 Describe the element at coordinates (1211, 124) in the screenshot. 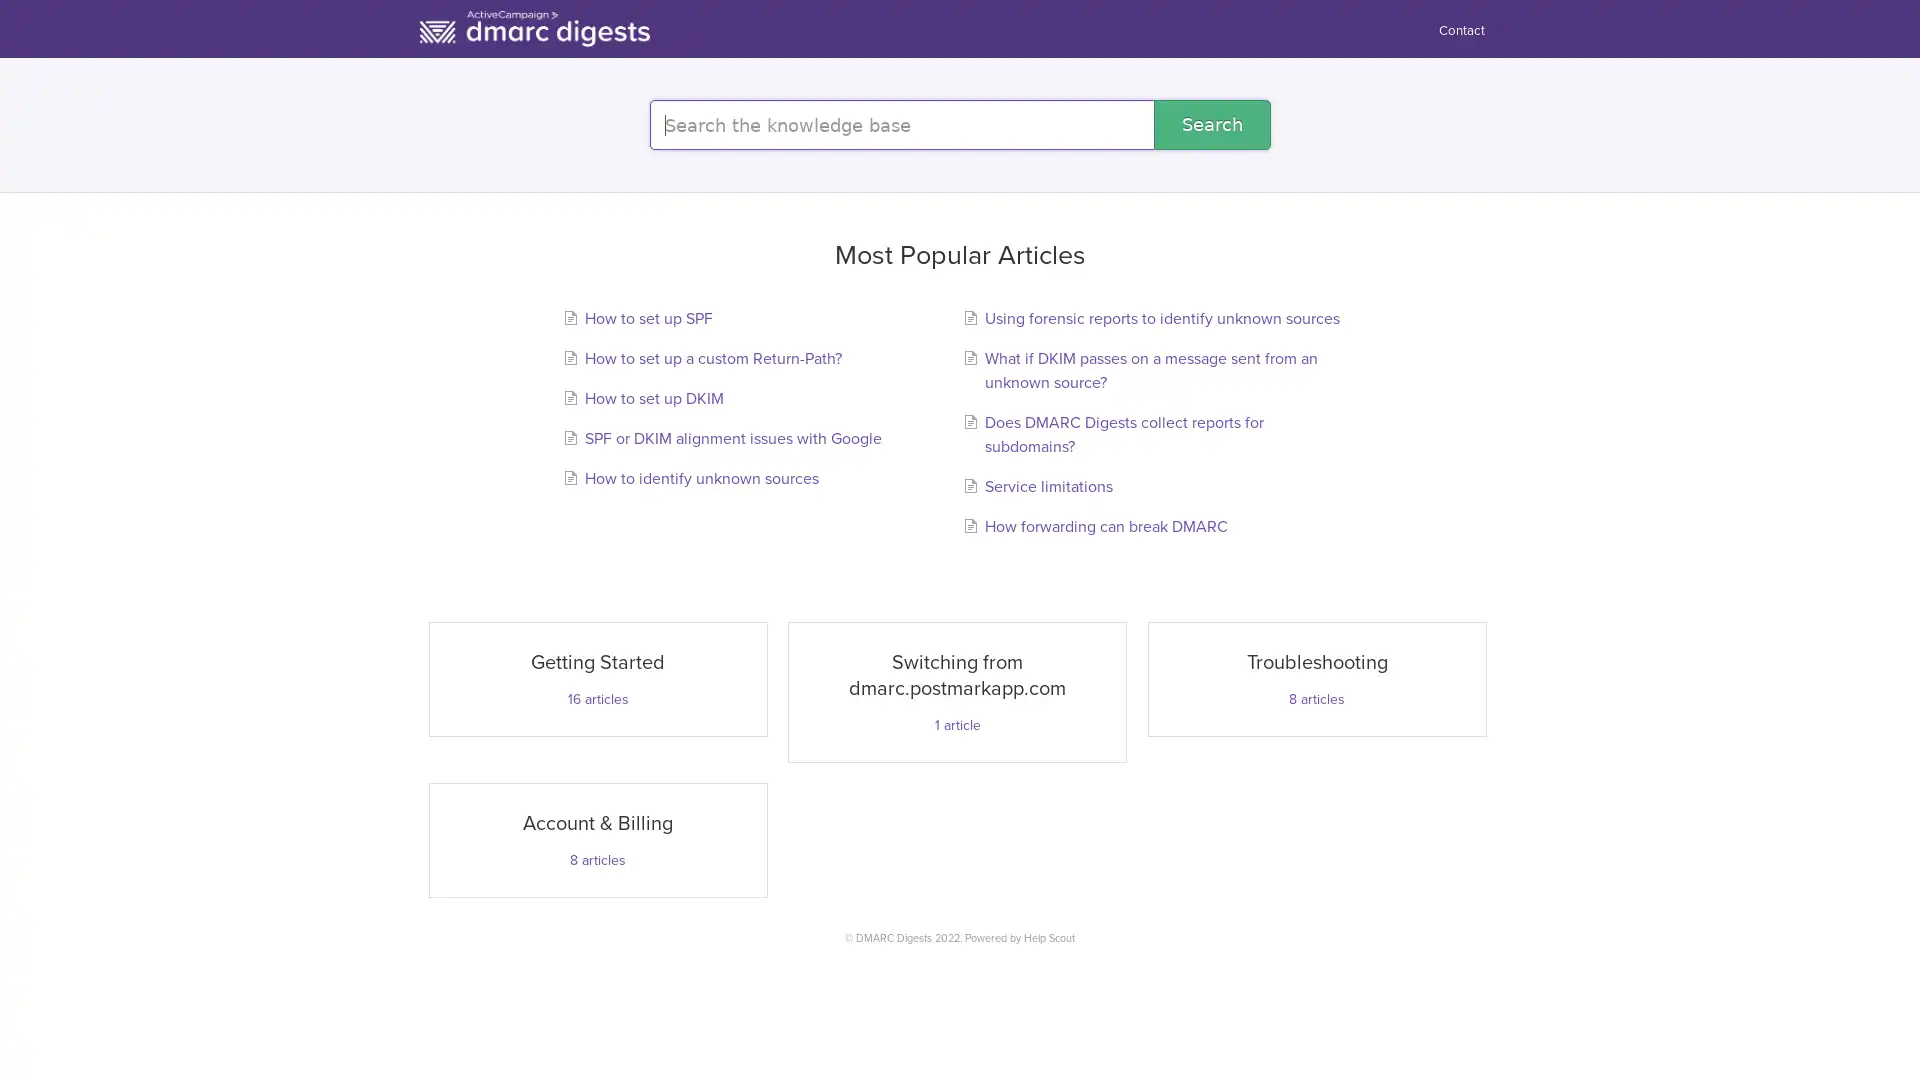

I see `Search` at that location.